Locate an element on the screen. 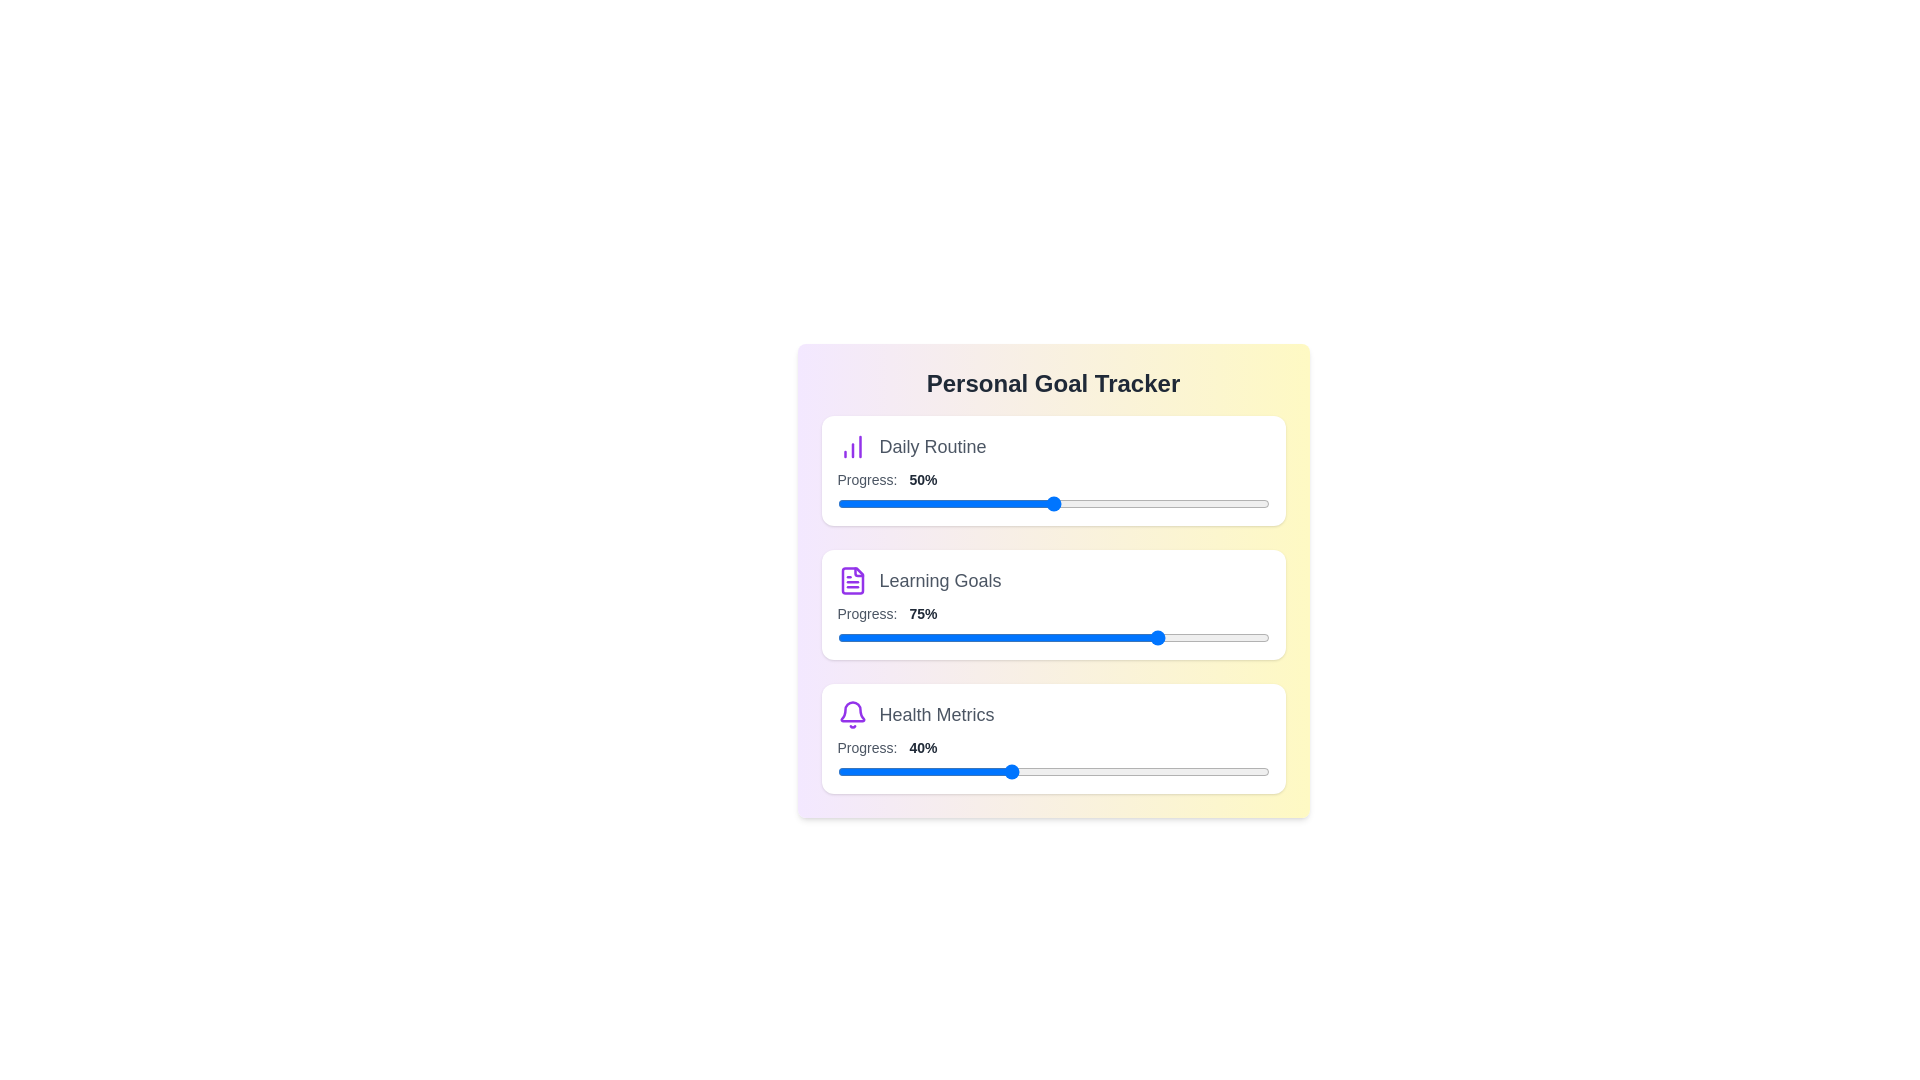 This screenshot has width=1920, height=1080. the icon corresponding to Daily Routine is located at coordinates (852, 446).